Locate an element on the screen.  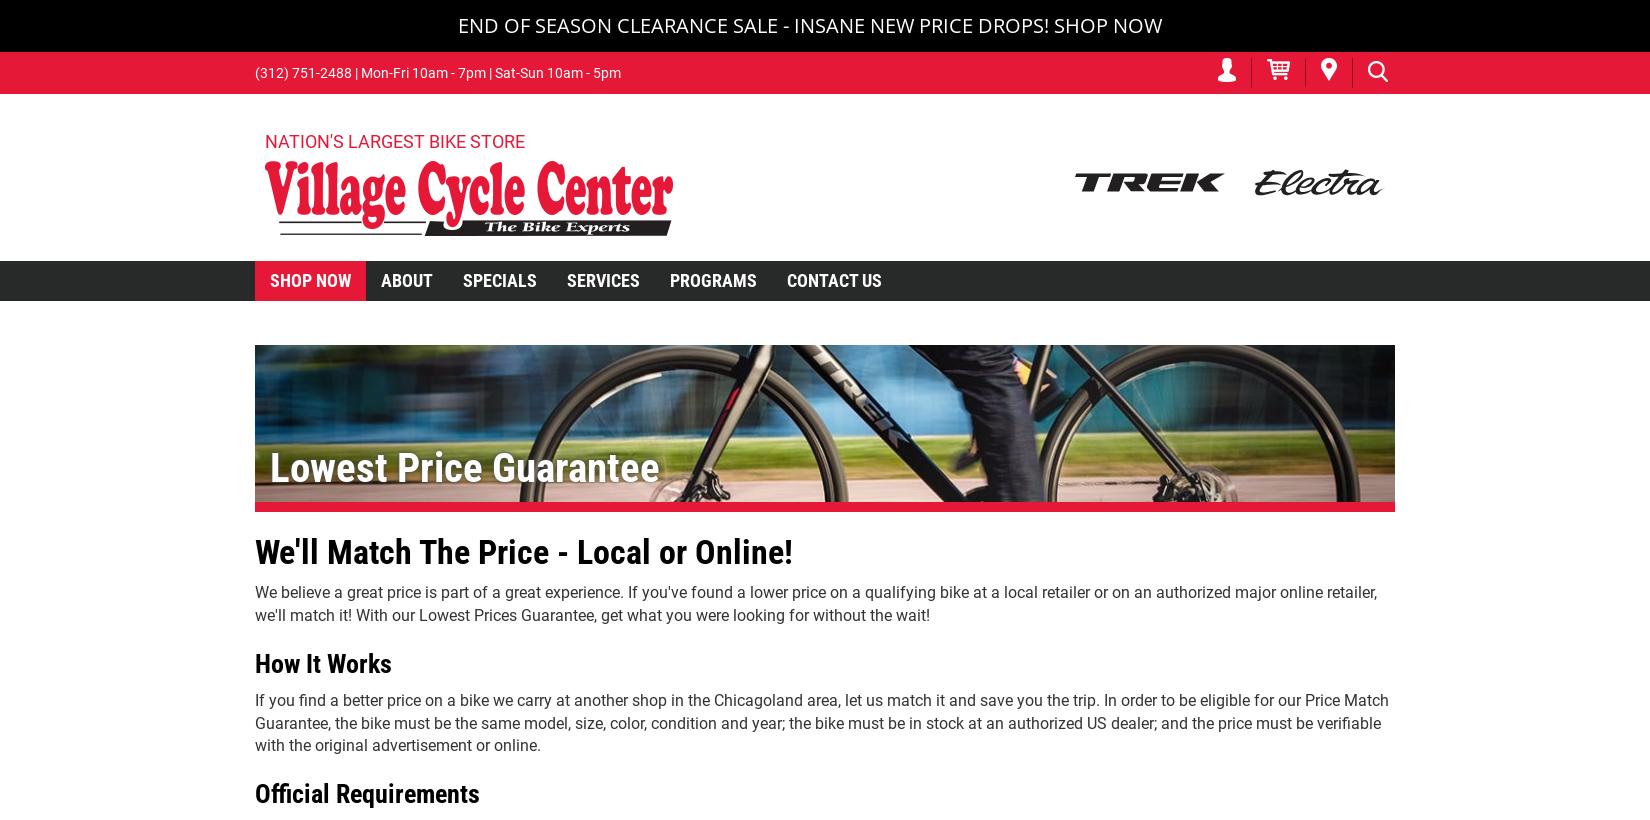
'Village Advantage' is located at coordinates (449, 322).